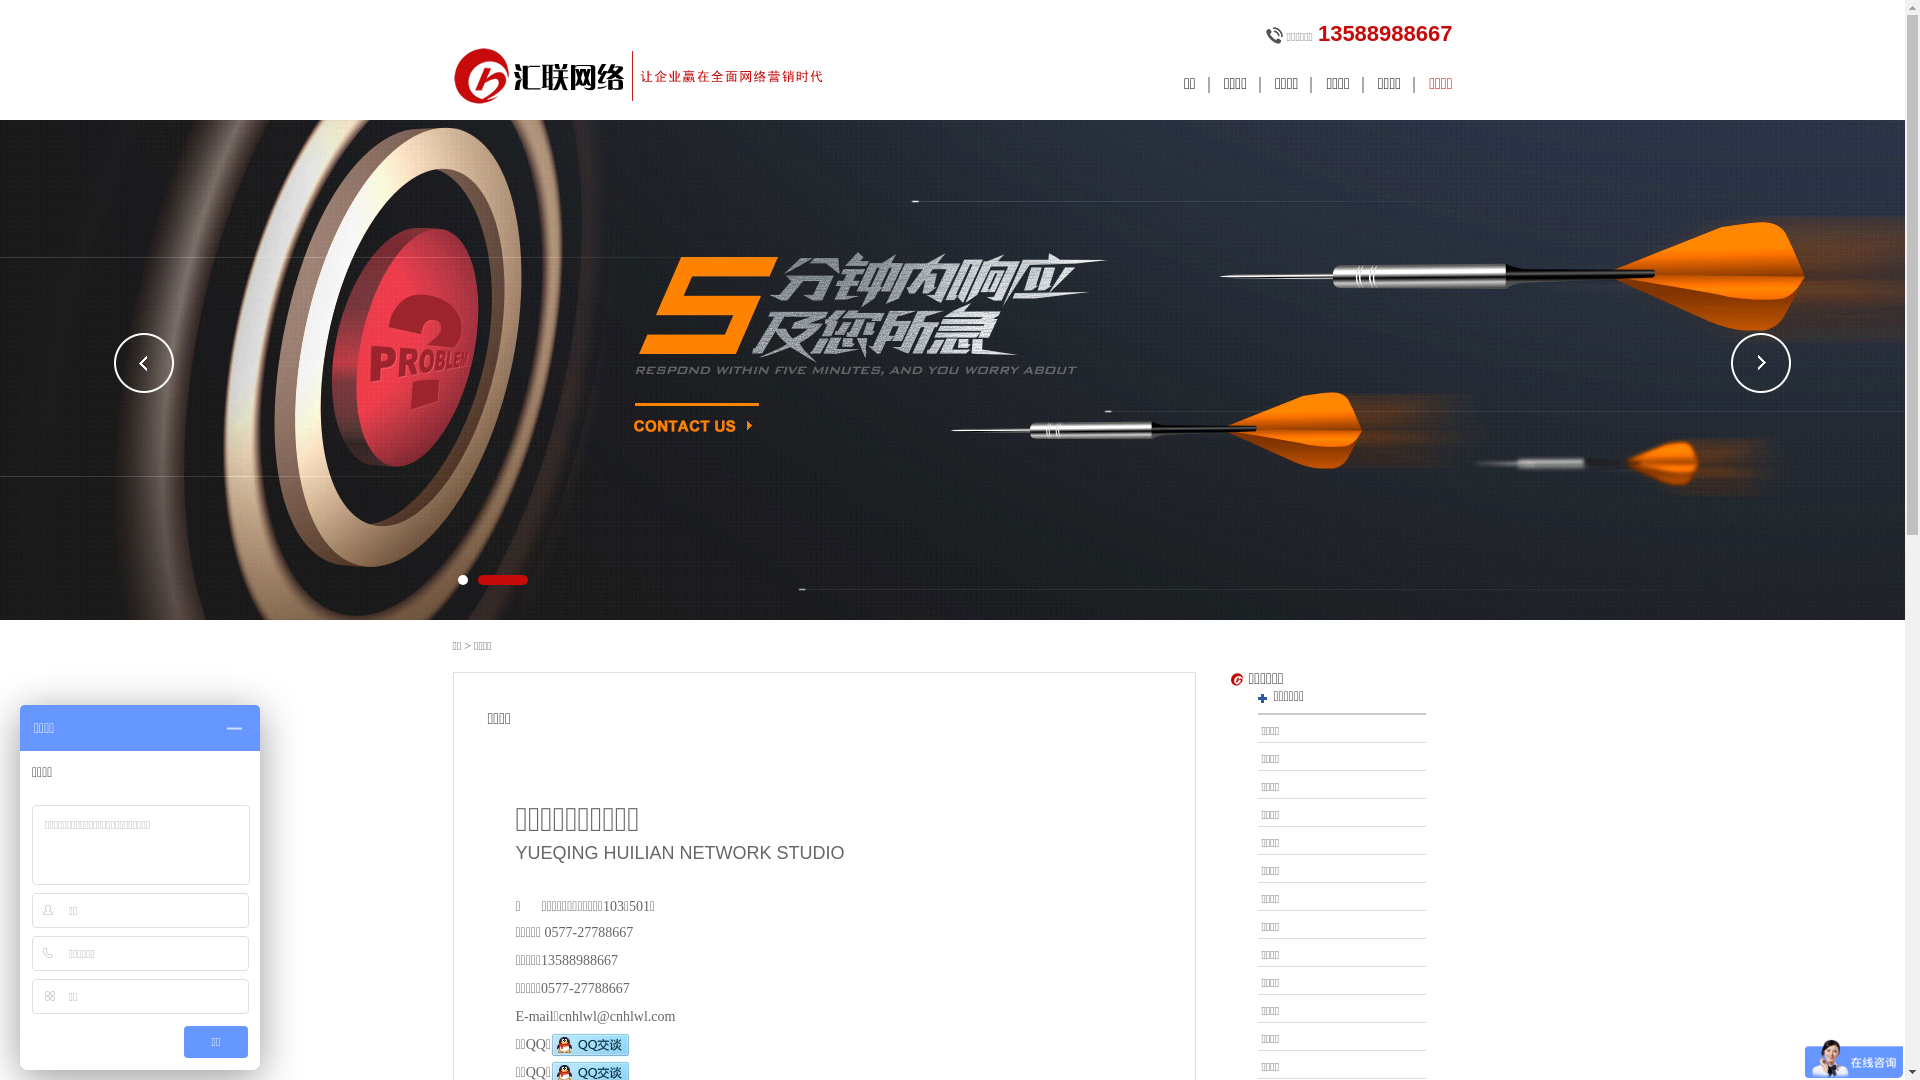 Image resolution: width=1920 pixels, height=1080 pixels. Describe the element at coordinates (456, 579) in the screenshot. I see `'1'` at that location.